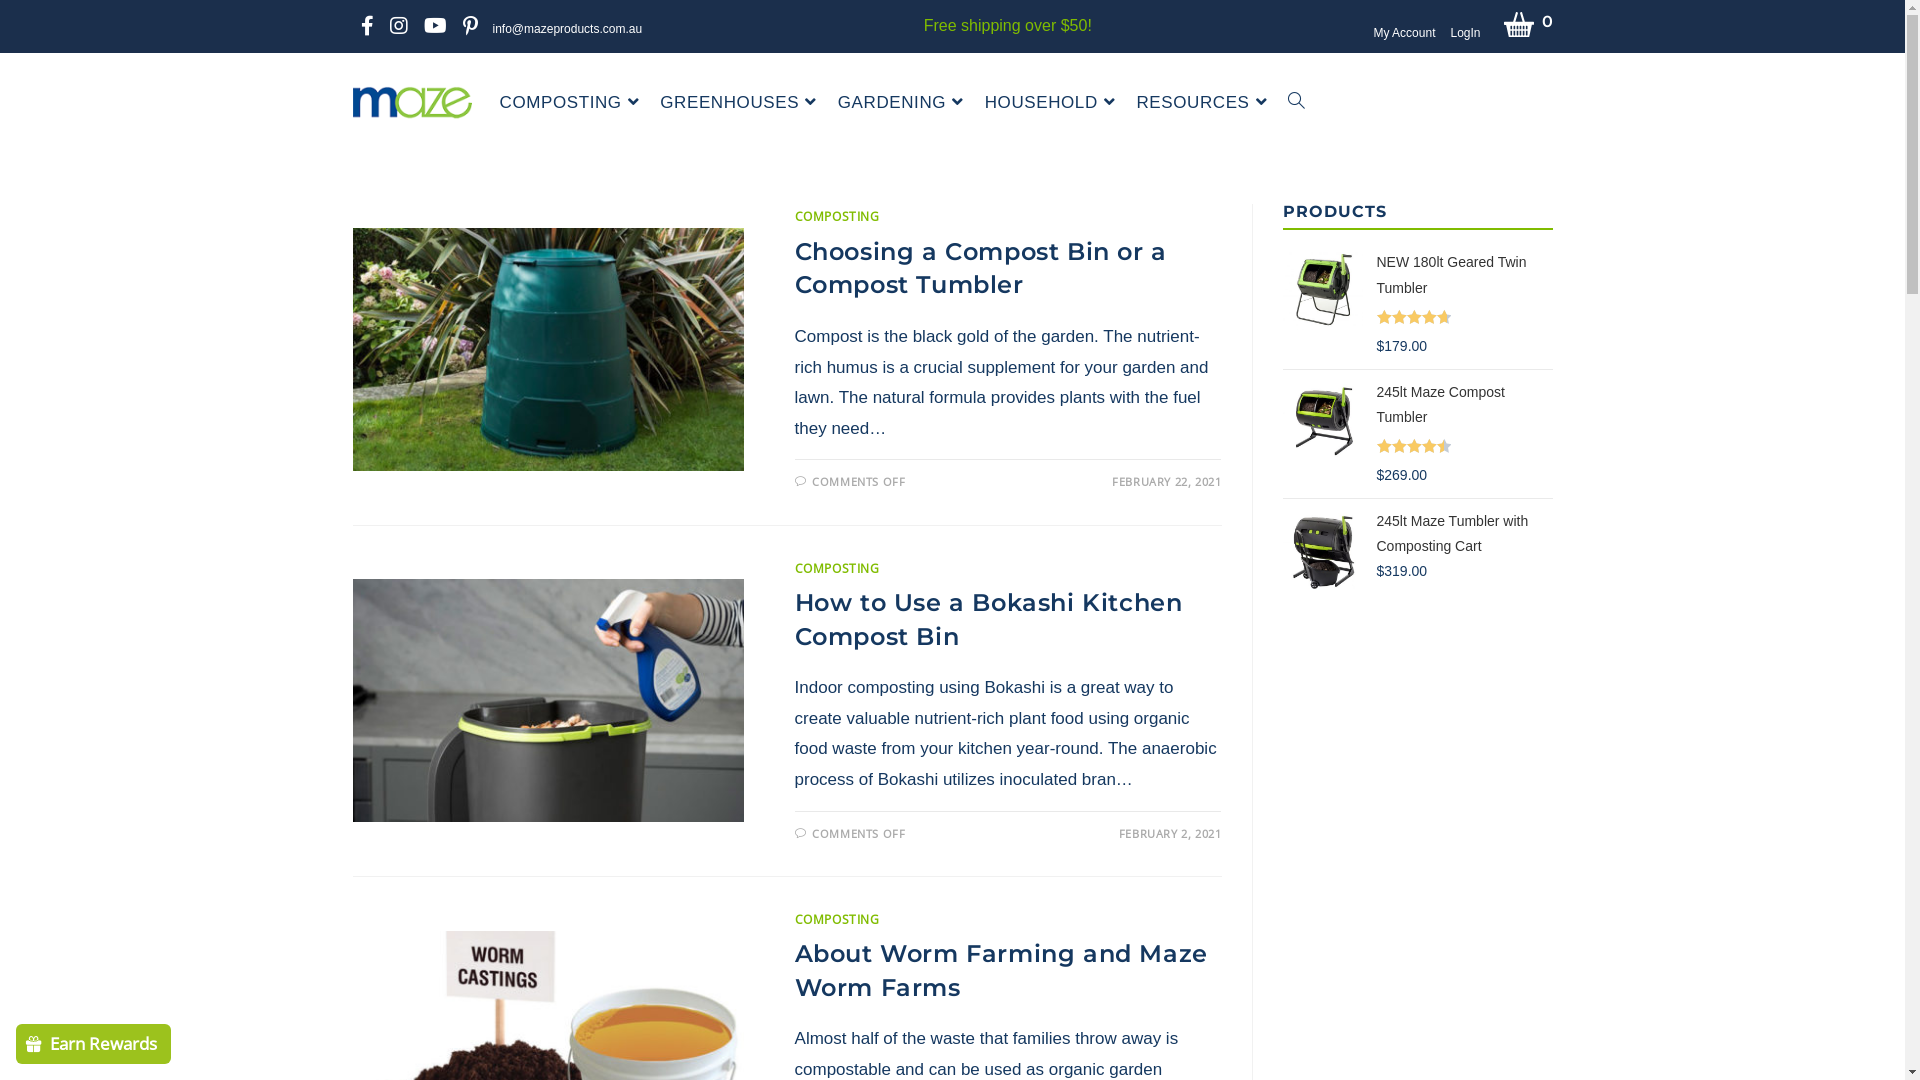 This screenshot has height=1080, width=1920. What do you see at coordinates (980, 267) in the screenshot?
I see `'Choosing a Compost Bin or a Compost Tumbler'` at bounding box center [980, 267].